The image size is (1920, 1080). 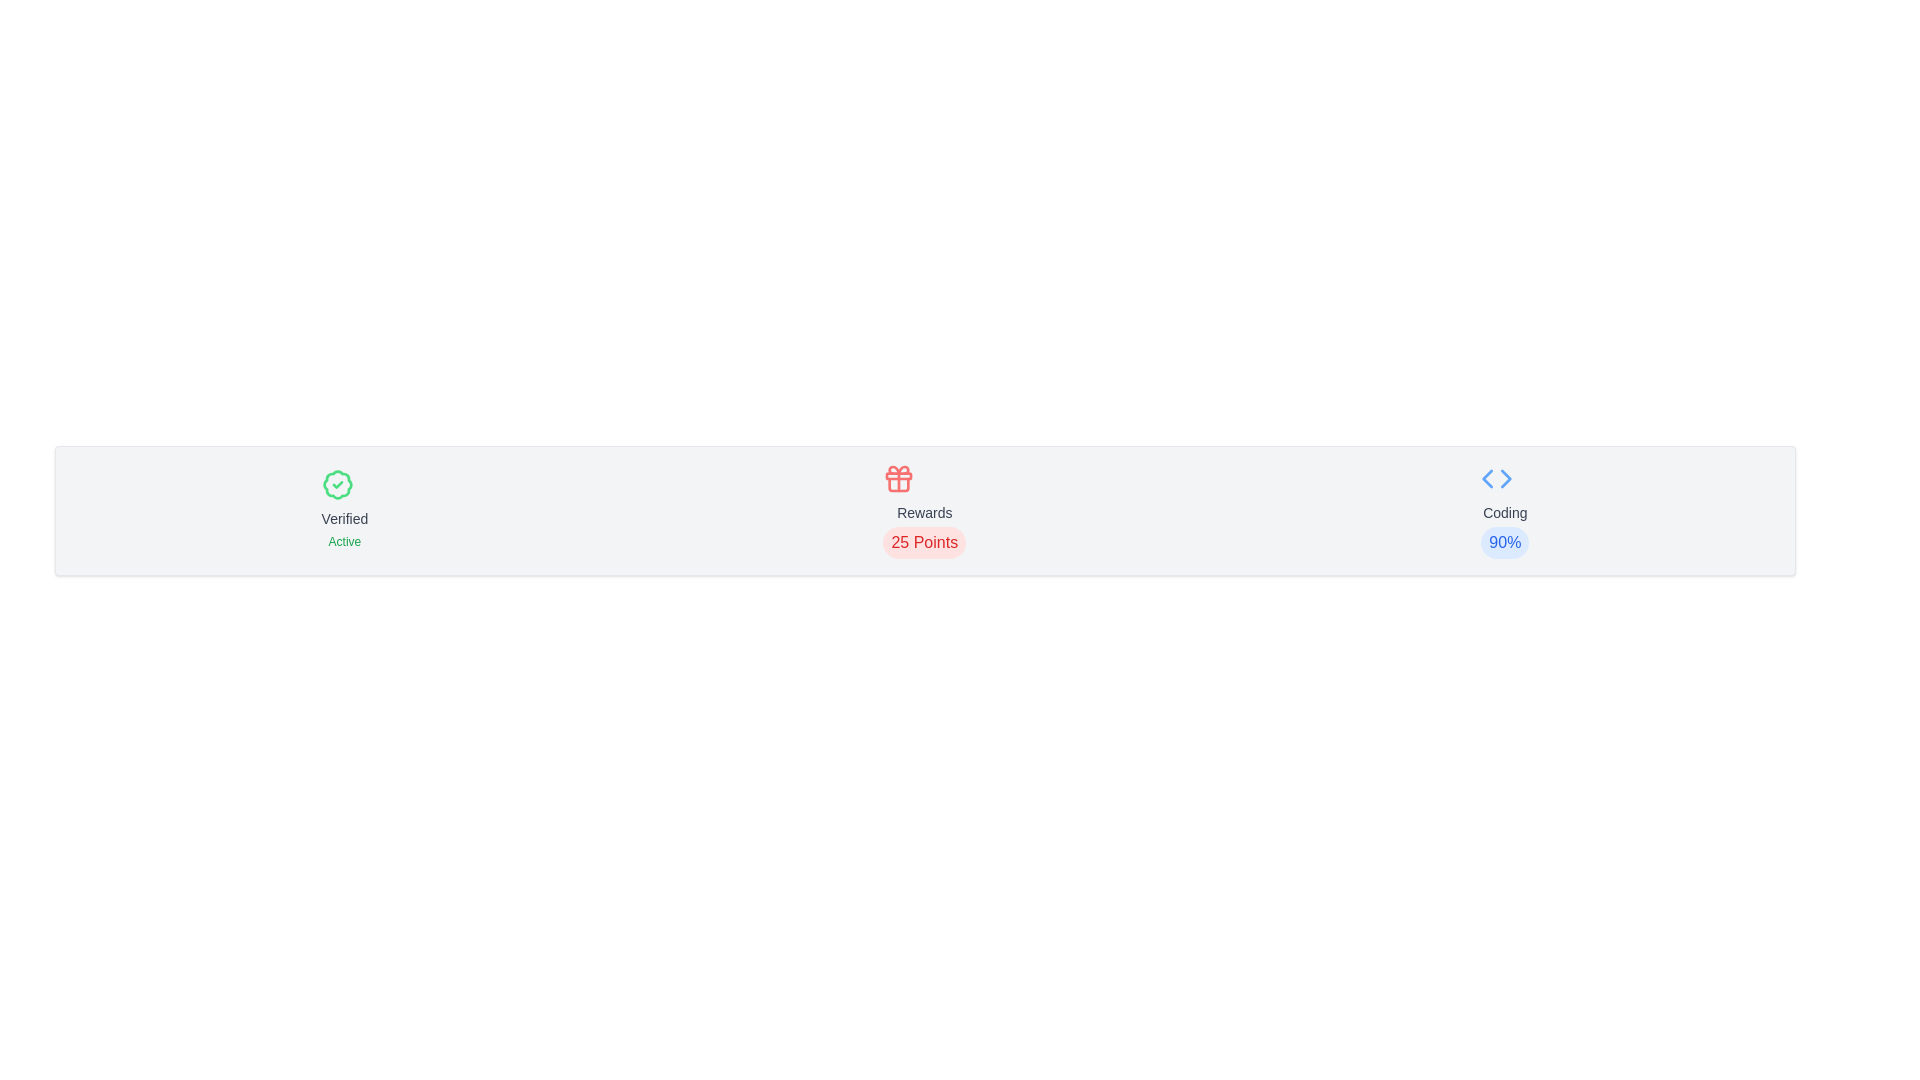 What do you see at coordinates (1505, 512) in the screenshot?
I see `the static text label displaying 'Coding' in gray font, positioned below a coding-related icon and above the percentage text '90%'` at bounding box center [1505, 512].